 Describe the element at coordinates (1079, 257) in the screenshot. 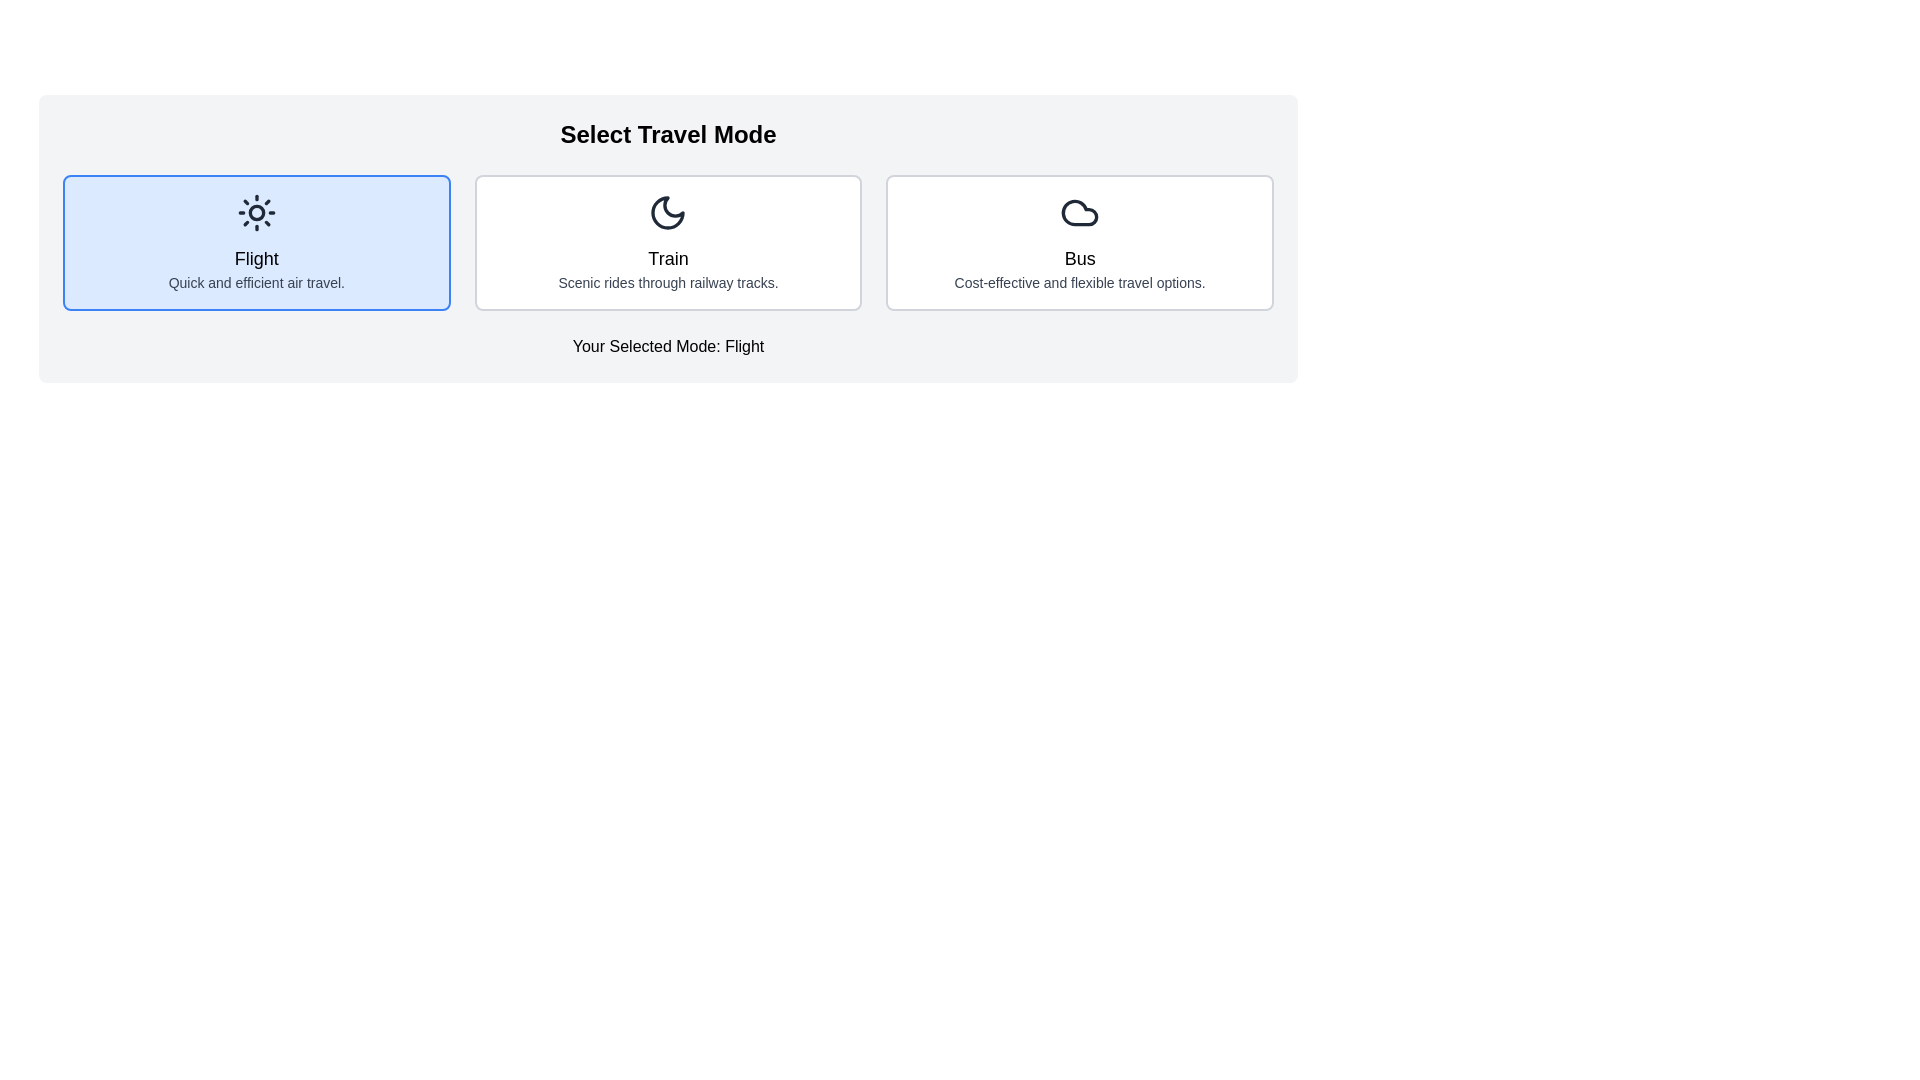

I see `the 'Bus' text label, which is styled in a large, bold font and located in the rightmost card of a horizontal row of three cards` at that location.